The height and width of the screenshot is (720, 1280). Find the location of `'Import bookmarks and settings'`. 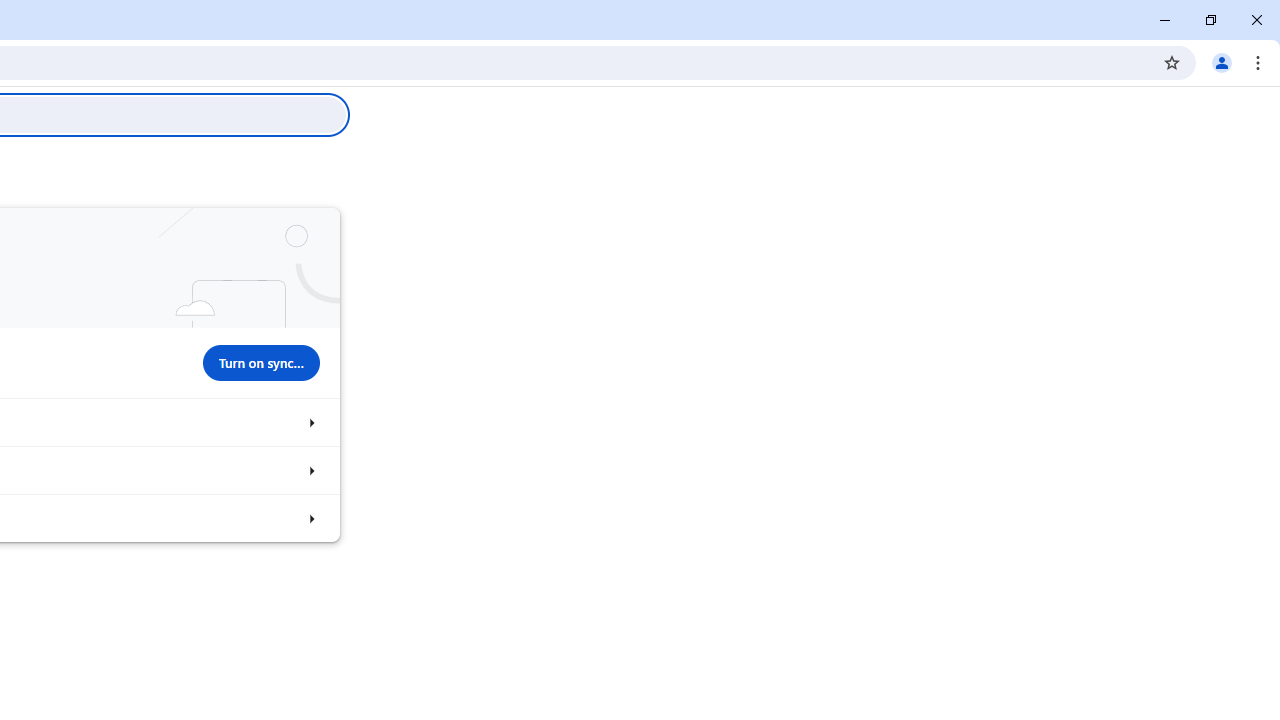

'Import bookmarks and settings' is located at coordinates (310, 517).